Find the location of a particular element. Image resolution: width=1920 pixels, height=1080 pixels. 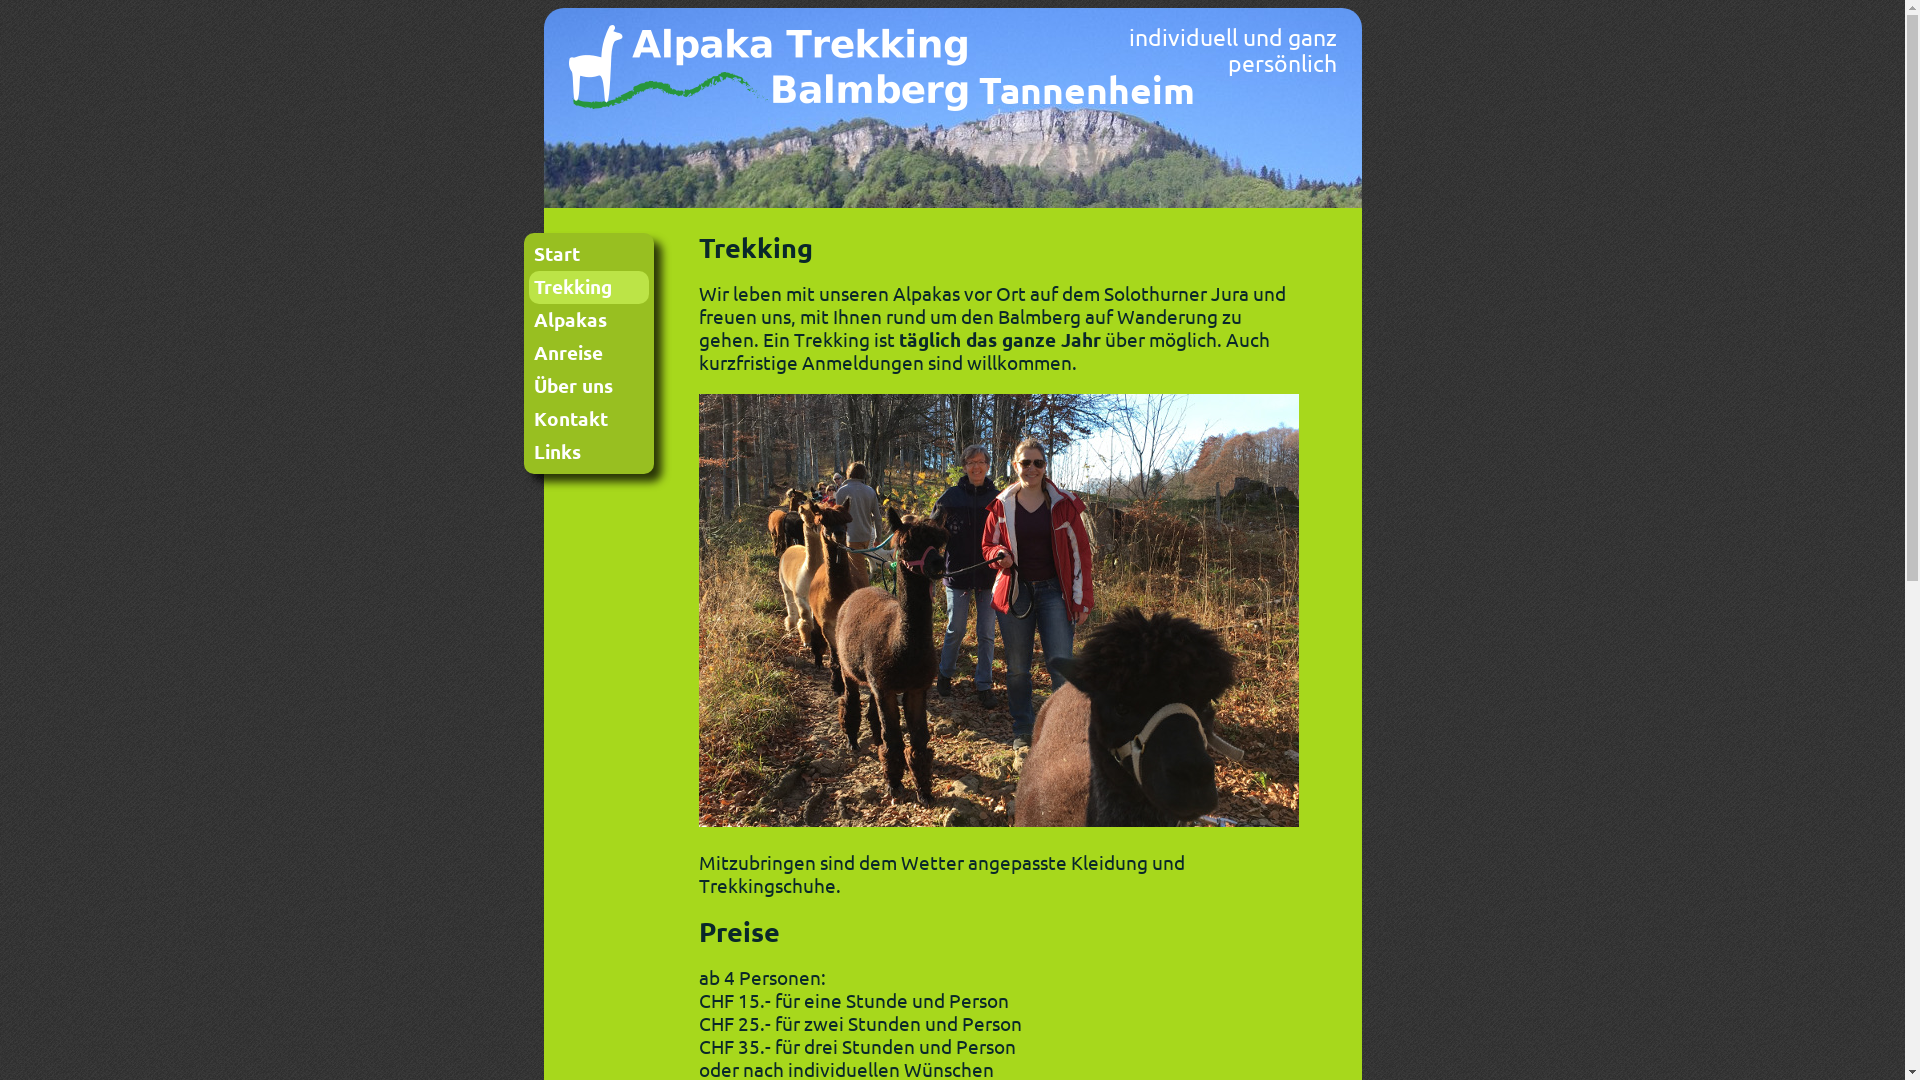

'Trekking' is located at coordinates (587, 287).